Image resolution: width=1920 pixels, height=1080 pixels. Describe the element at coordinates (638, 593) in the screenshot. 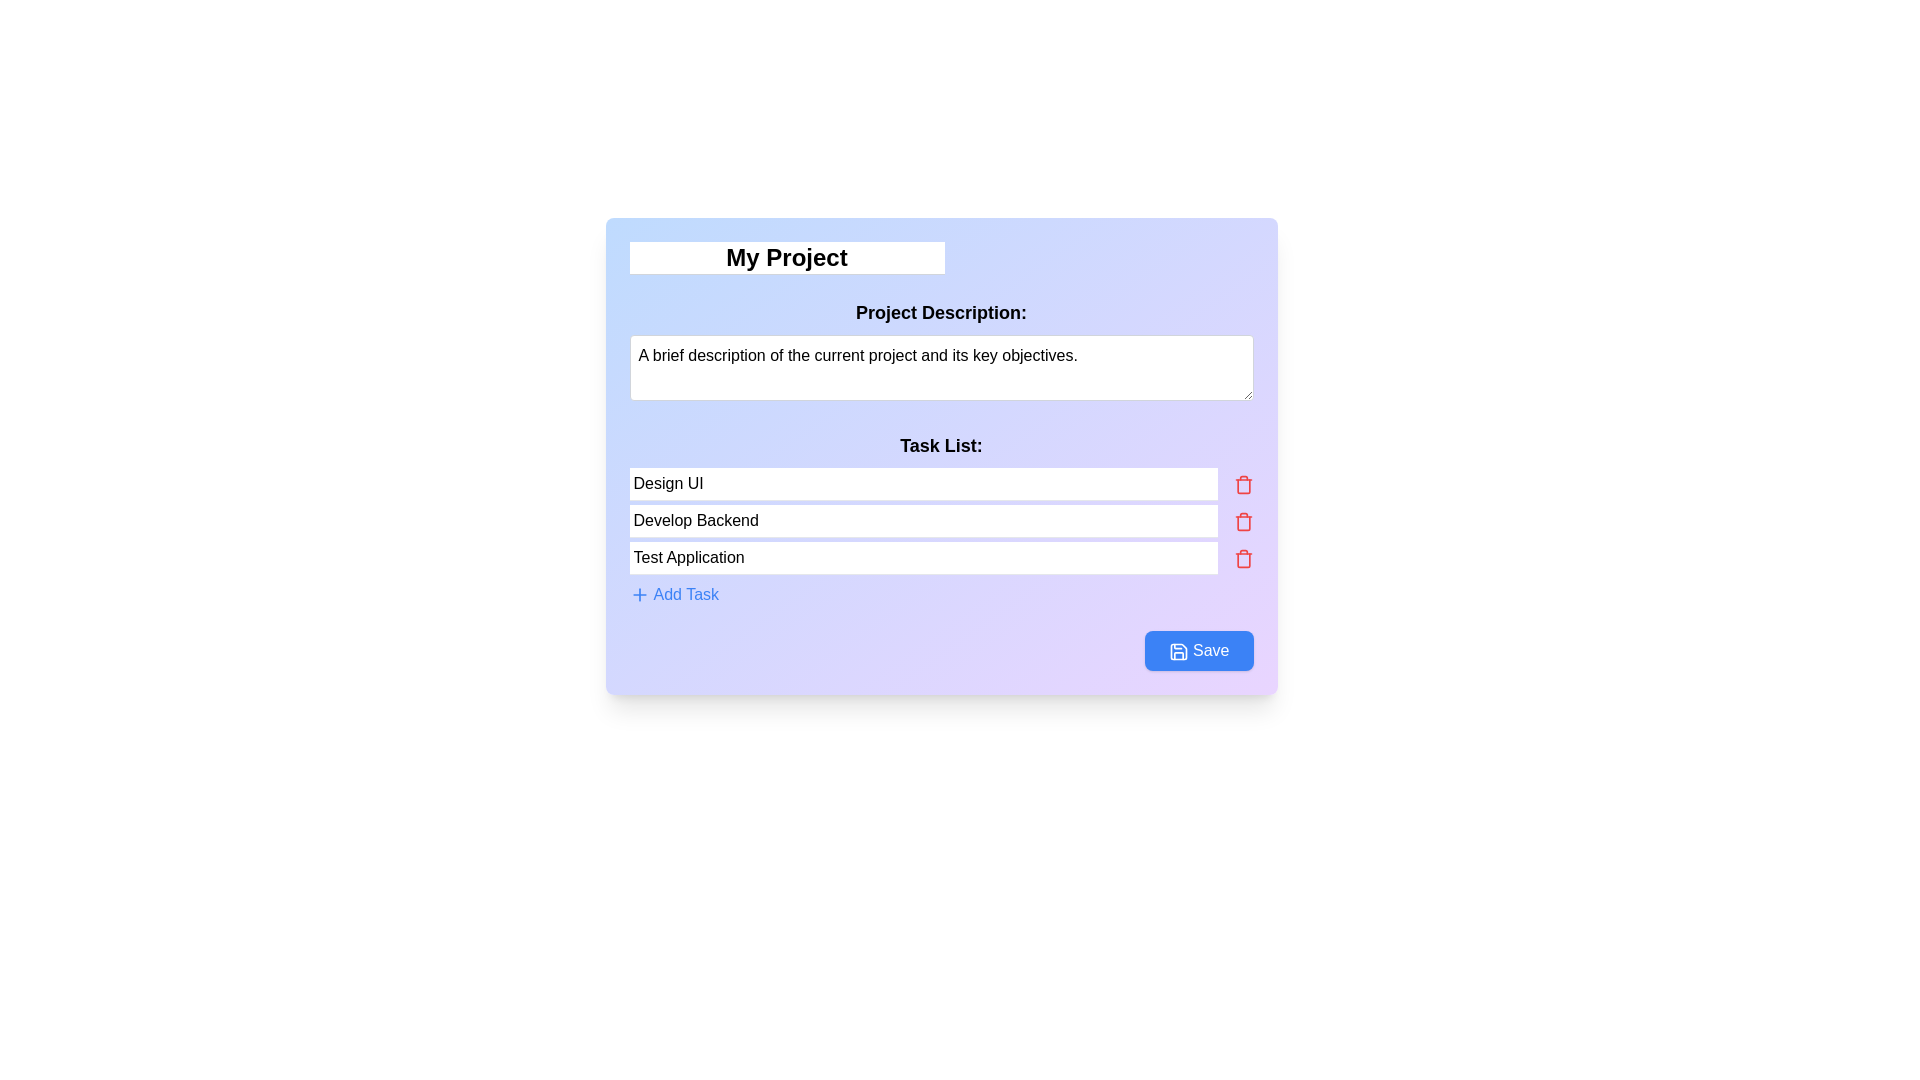

I see `addition icon located to the immediate left of the 'Add Task' text within the 'Add Task' button` at that location.